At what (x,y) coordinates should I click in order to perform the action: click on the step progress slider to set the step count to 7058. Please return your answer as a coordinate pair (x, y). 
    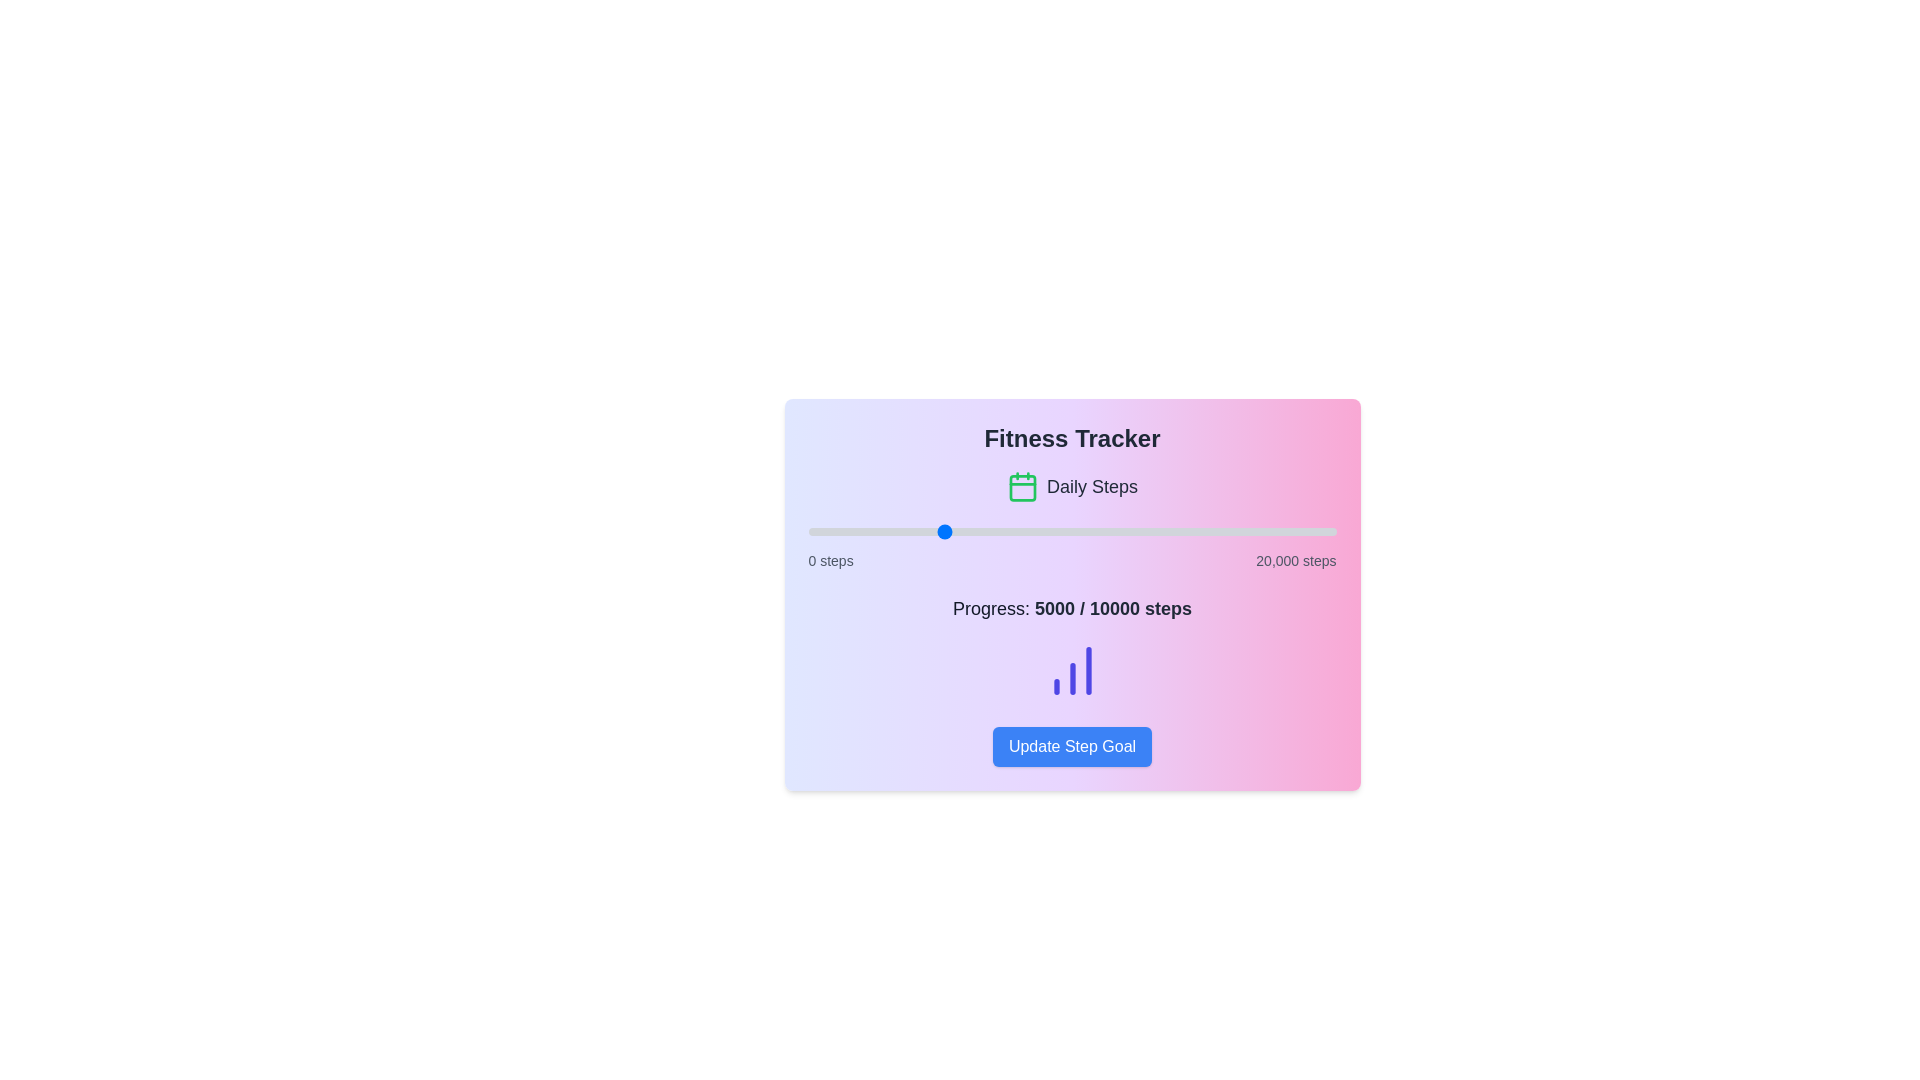
    Looking at the image, I should click on (994, 531).